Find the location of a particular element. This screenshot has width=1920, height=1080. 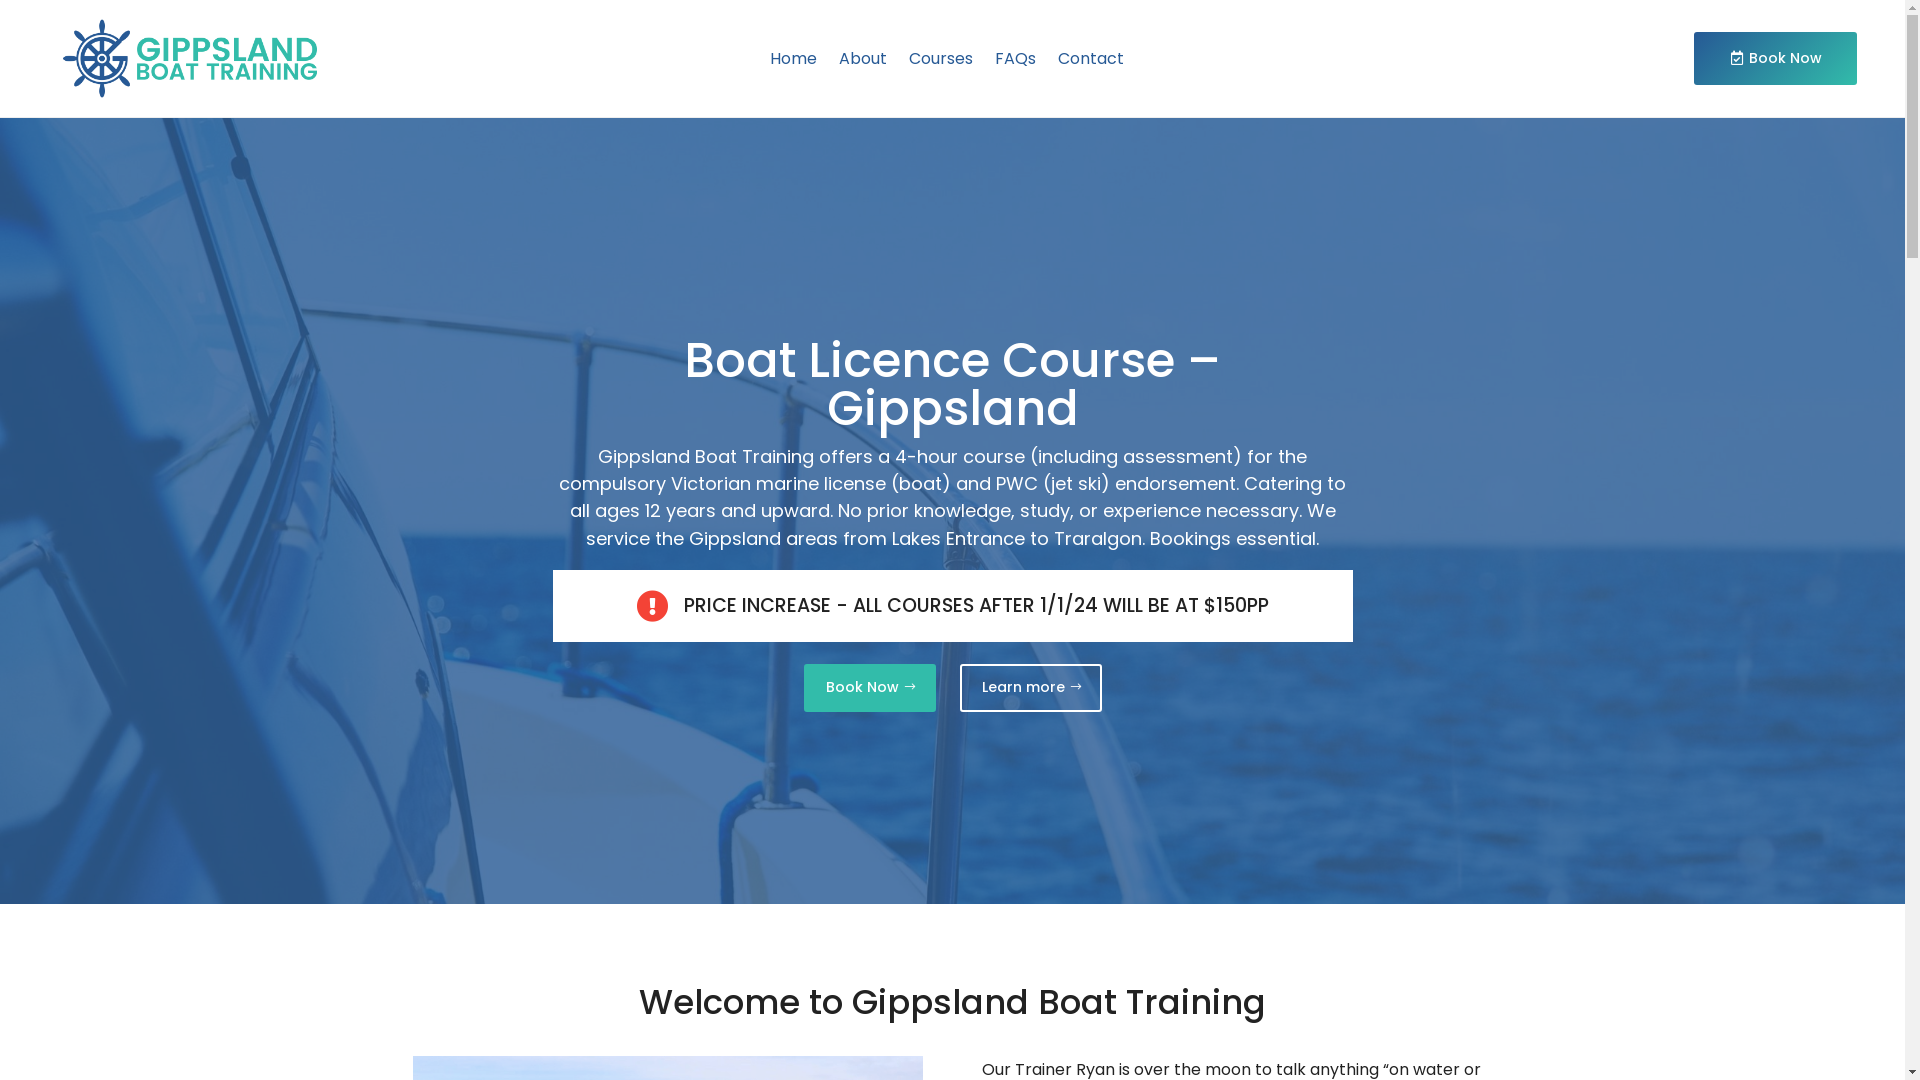

'Logo-2' is located at coordinates (190, 57).